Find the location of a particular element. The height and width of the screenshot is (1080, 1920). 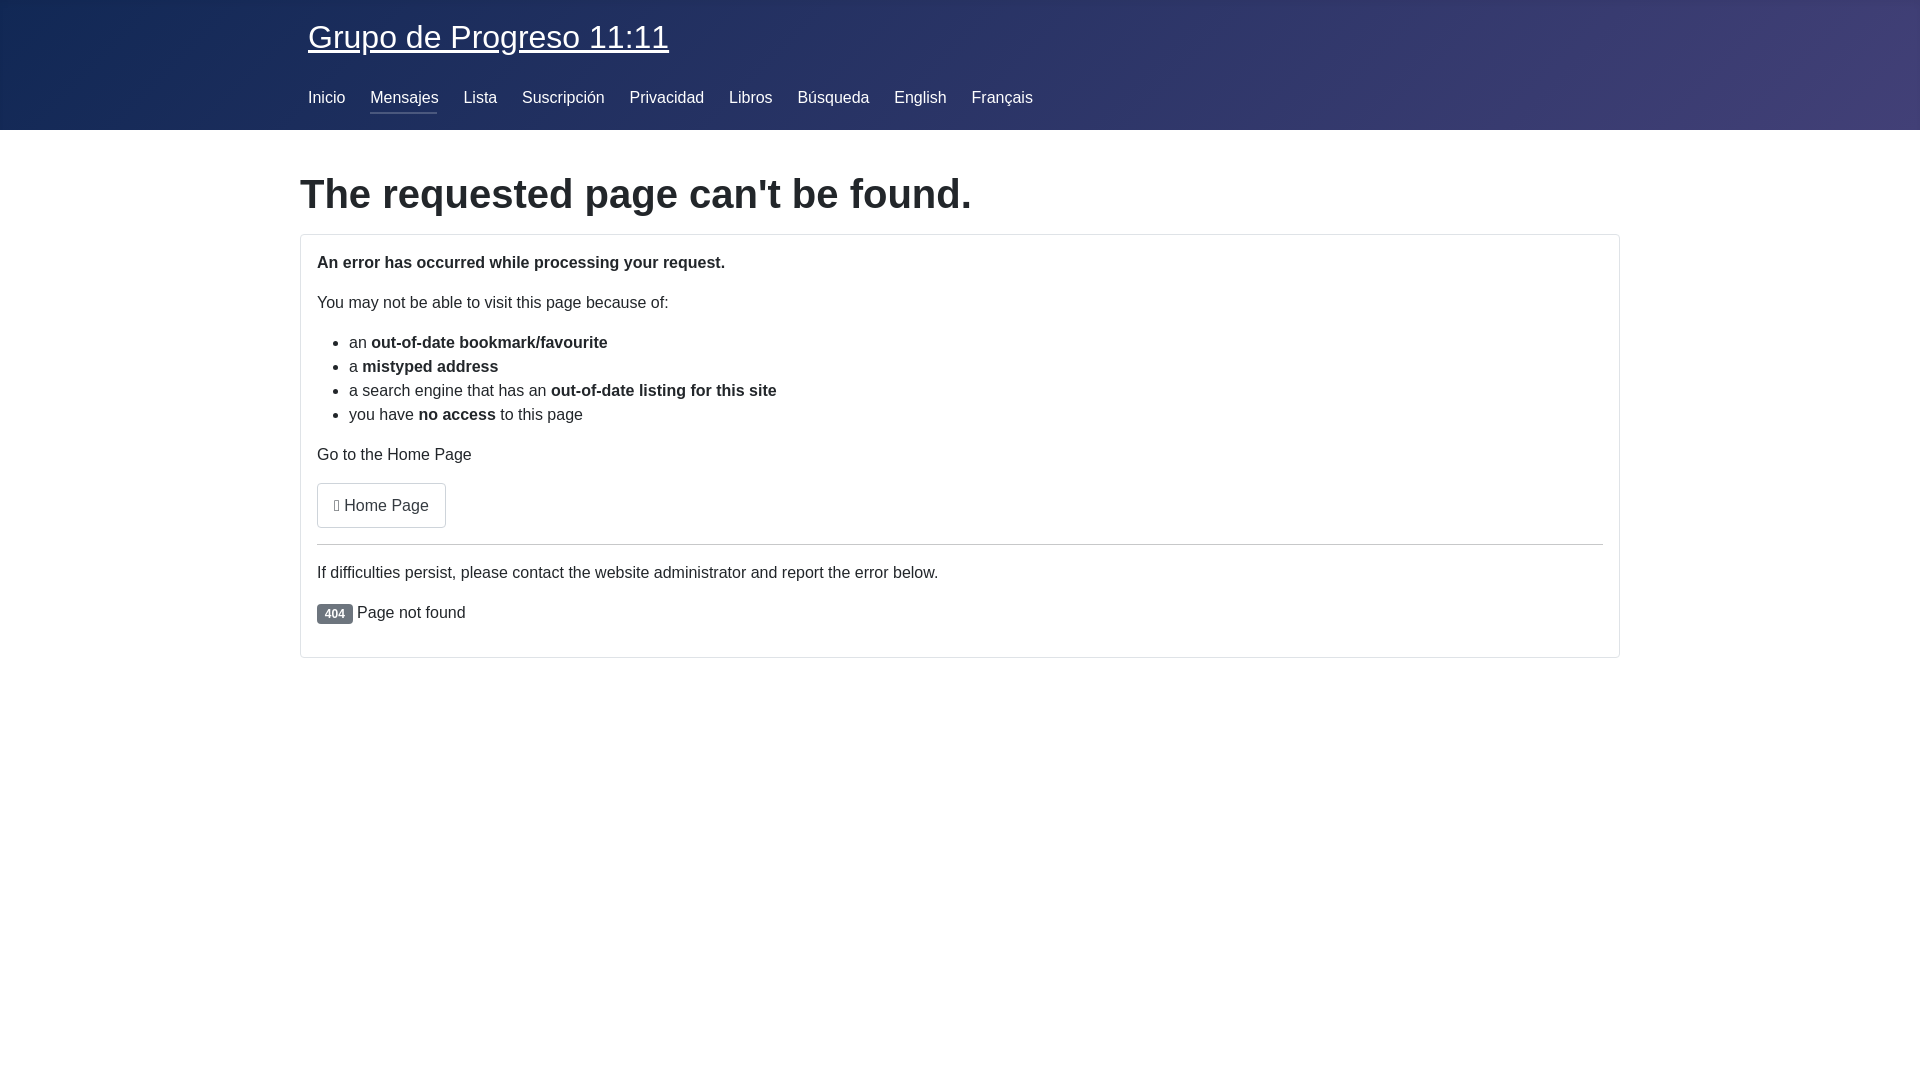

'Home Page' is located at coordinates (381, 504).